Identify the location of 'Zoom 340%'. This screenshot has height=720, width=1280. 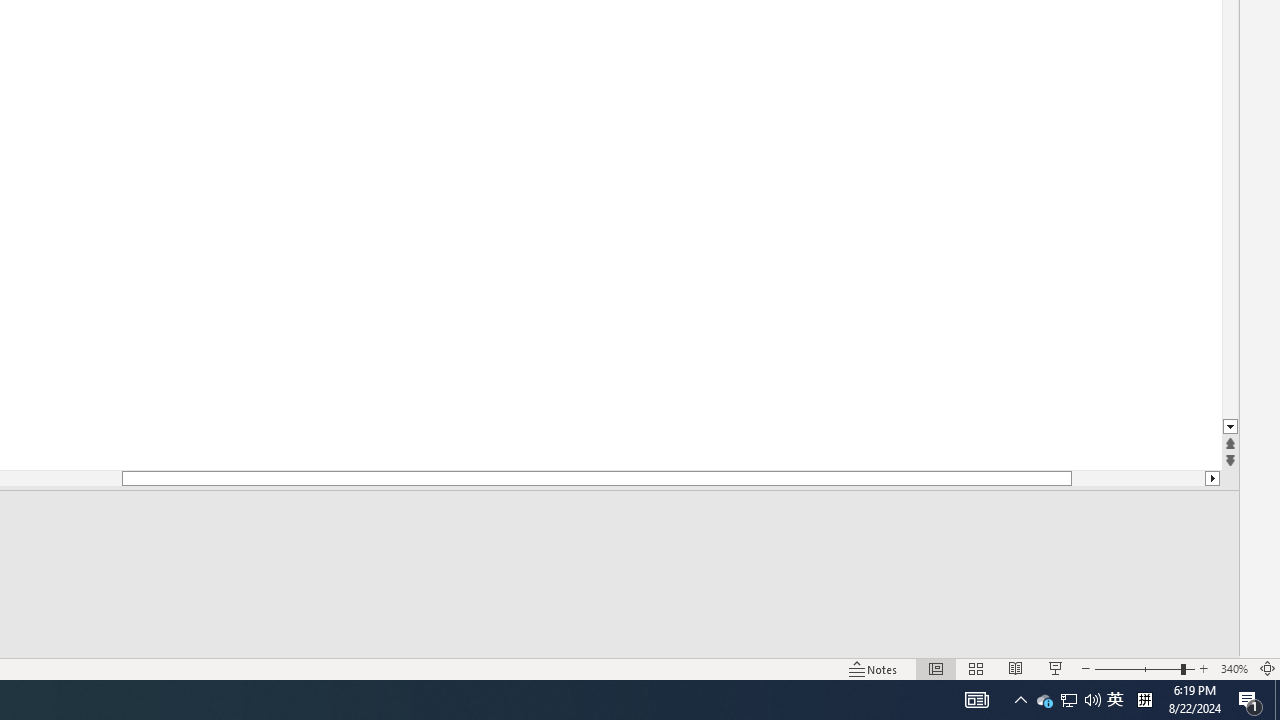
(1233, 669).